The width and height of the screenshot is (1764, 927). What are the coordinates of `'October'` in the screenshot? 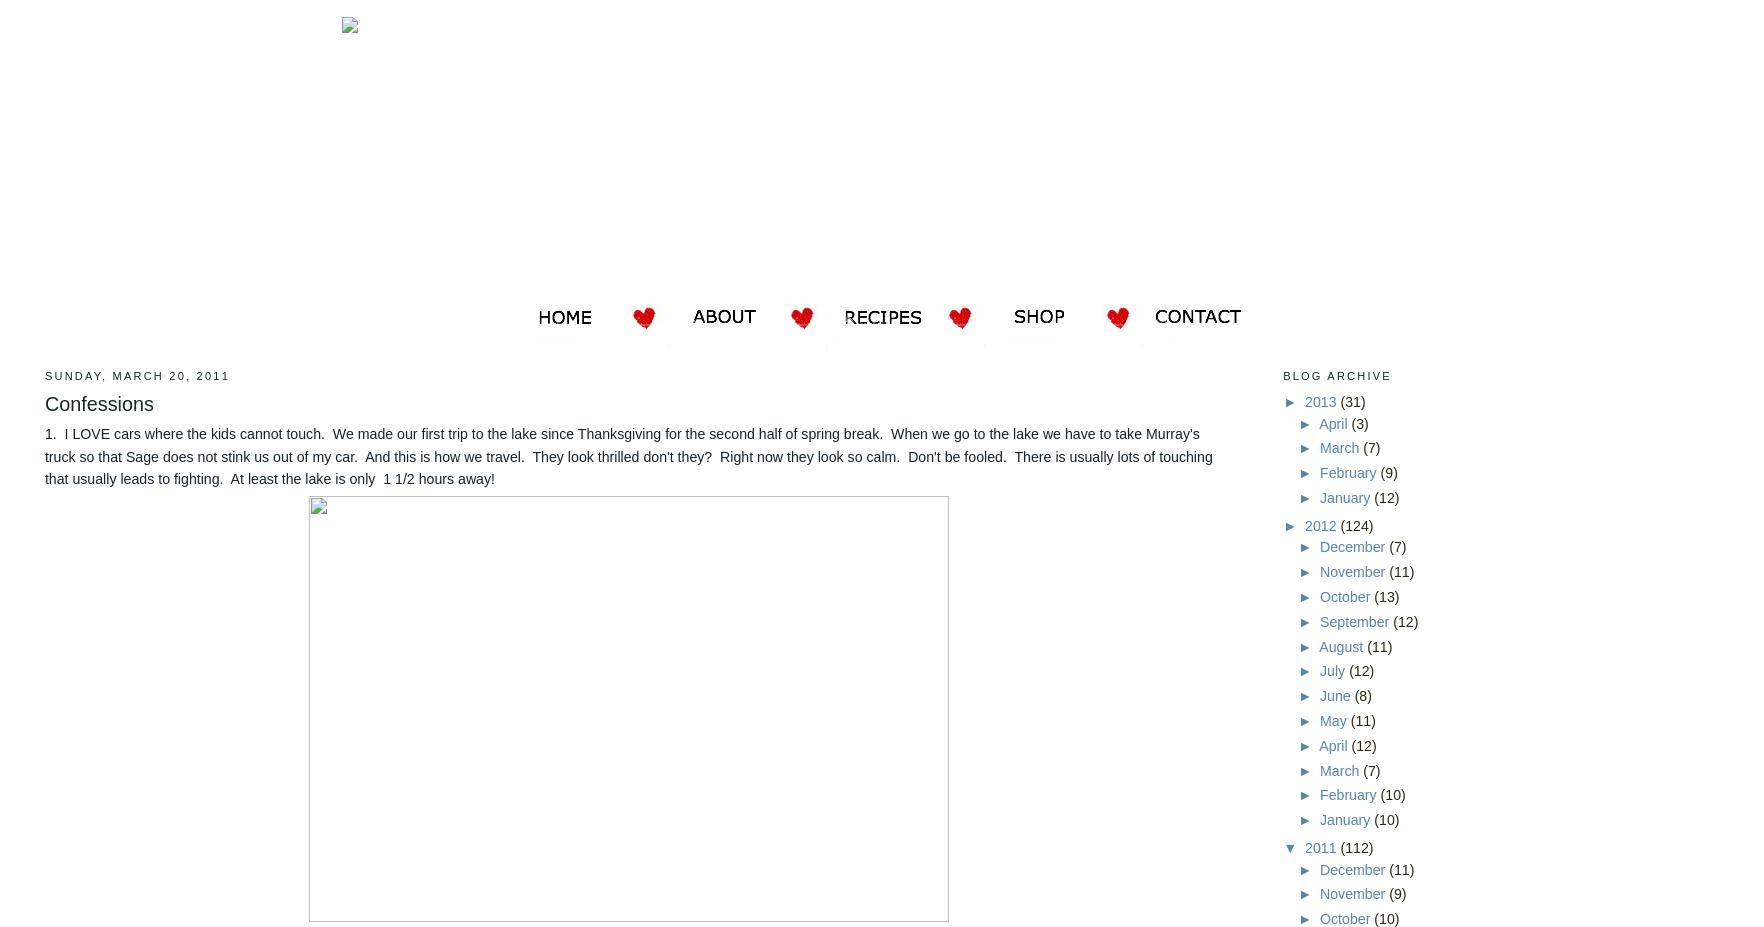 It's located at (1320, 596).